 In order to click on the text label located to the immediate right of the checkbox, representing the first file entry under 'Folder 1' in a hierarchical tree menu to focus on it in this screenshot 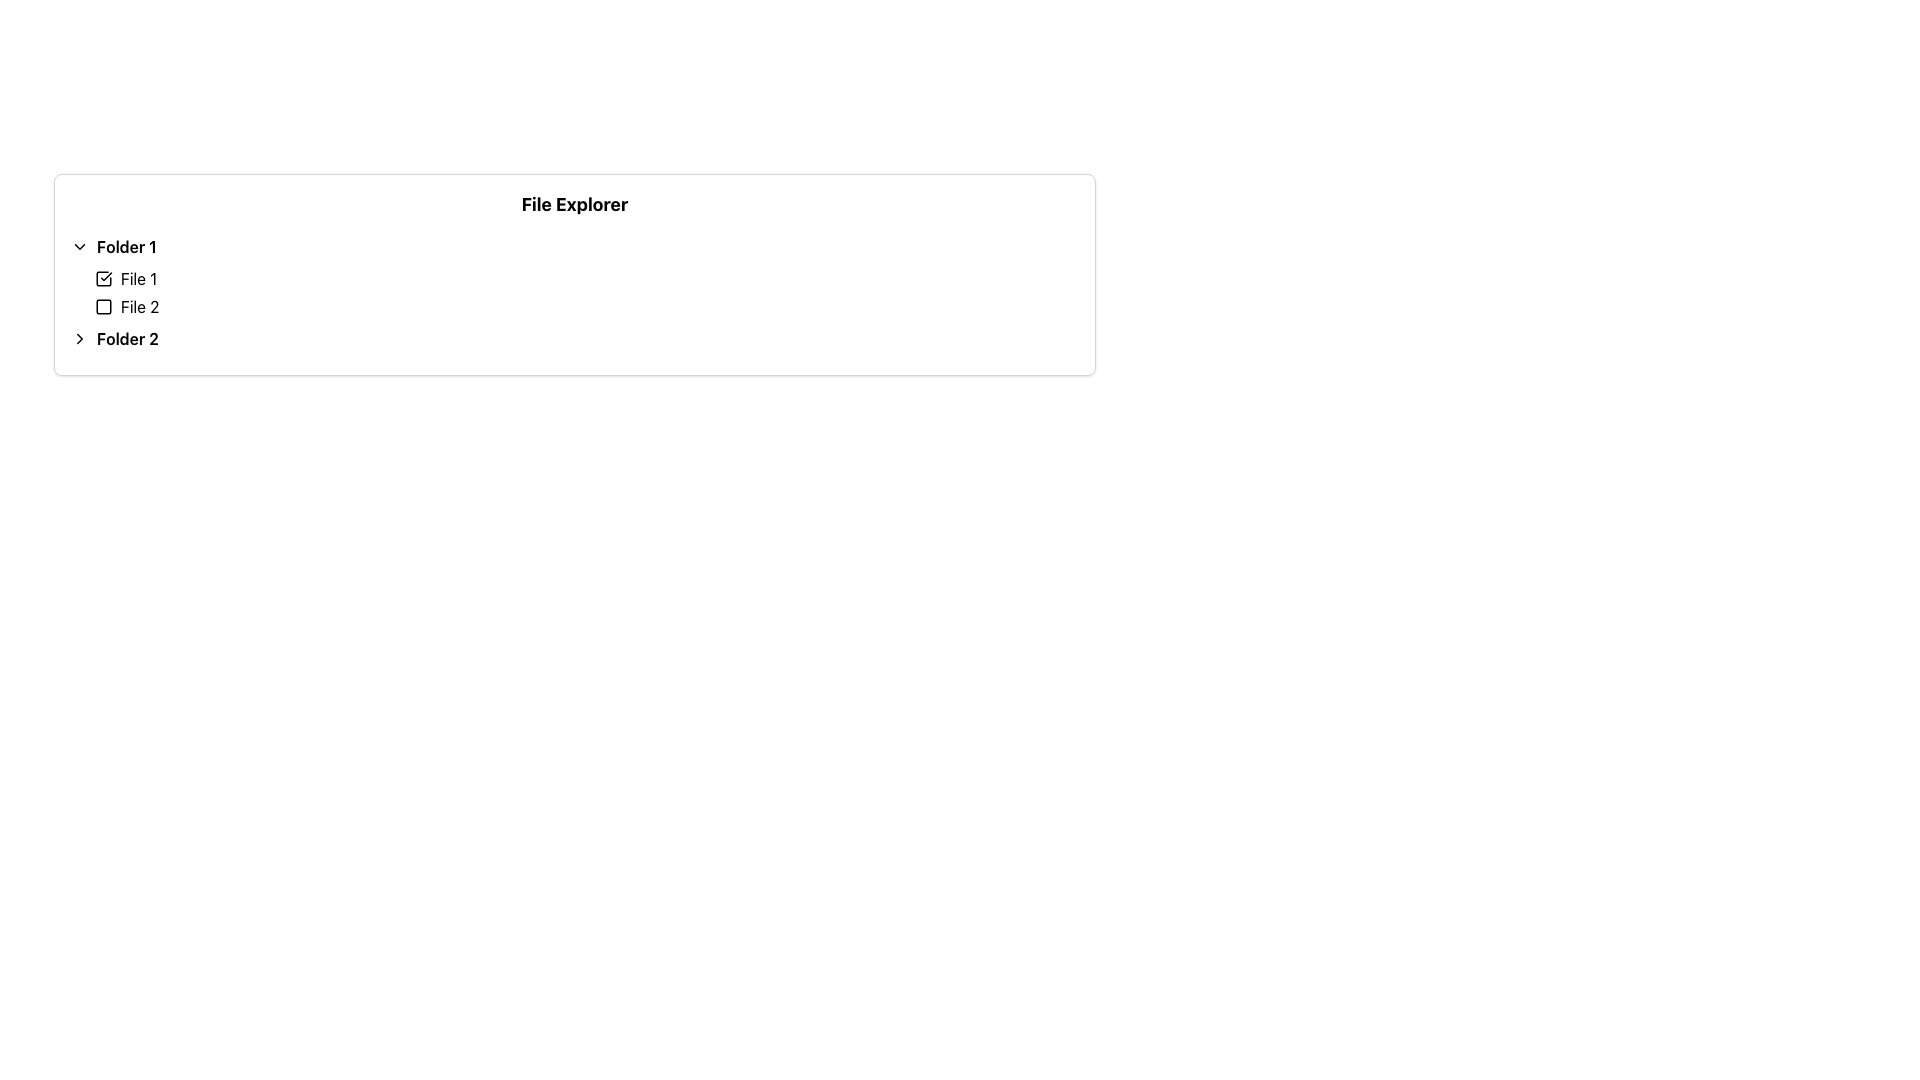, I will do `click(138, 278)`.